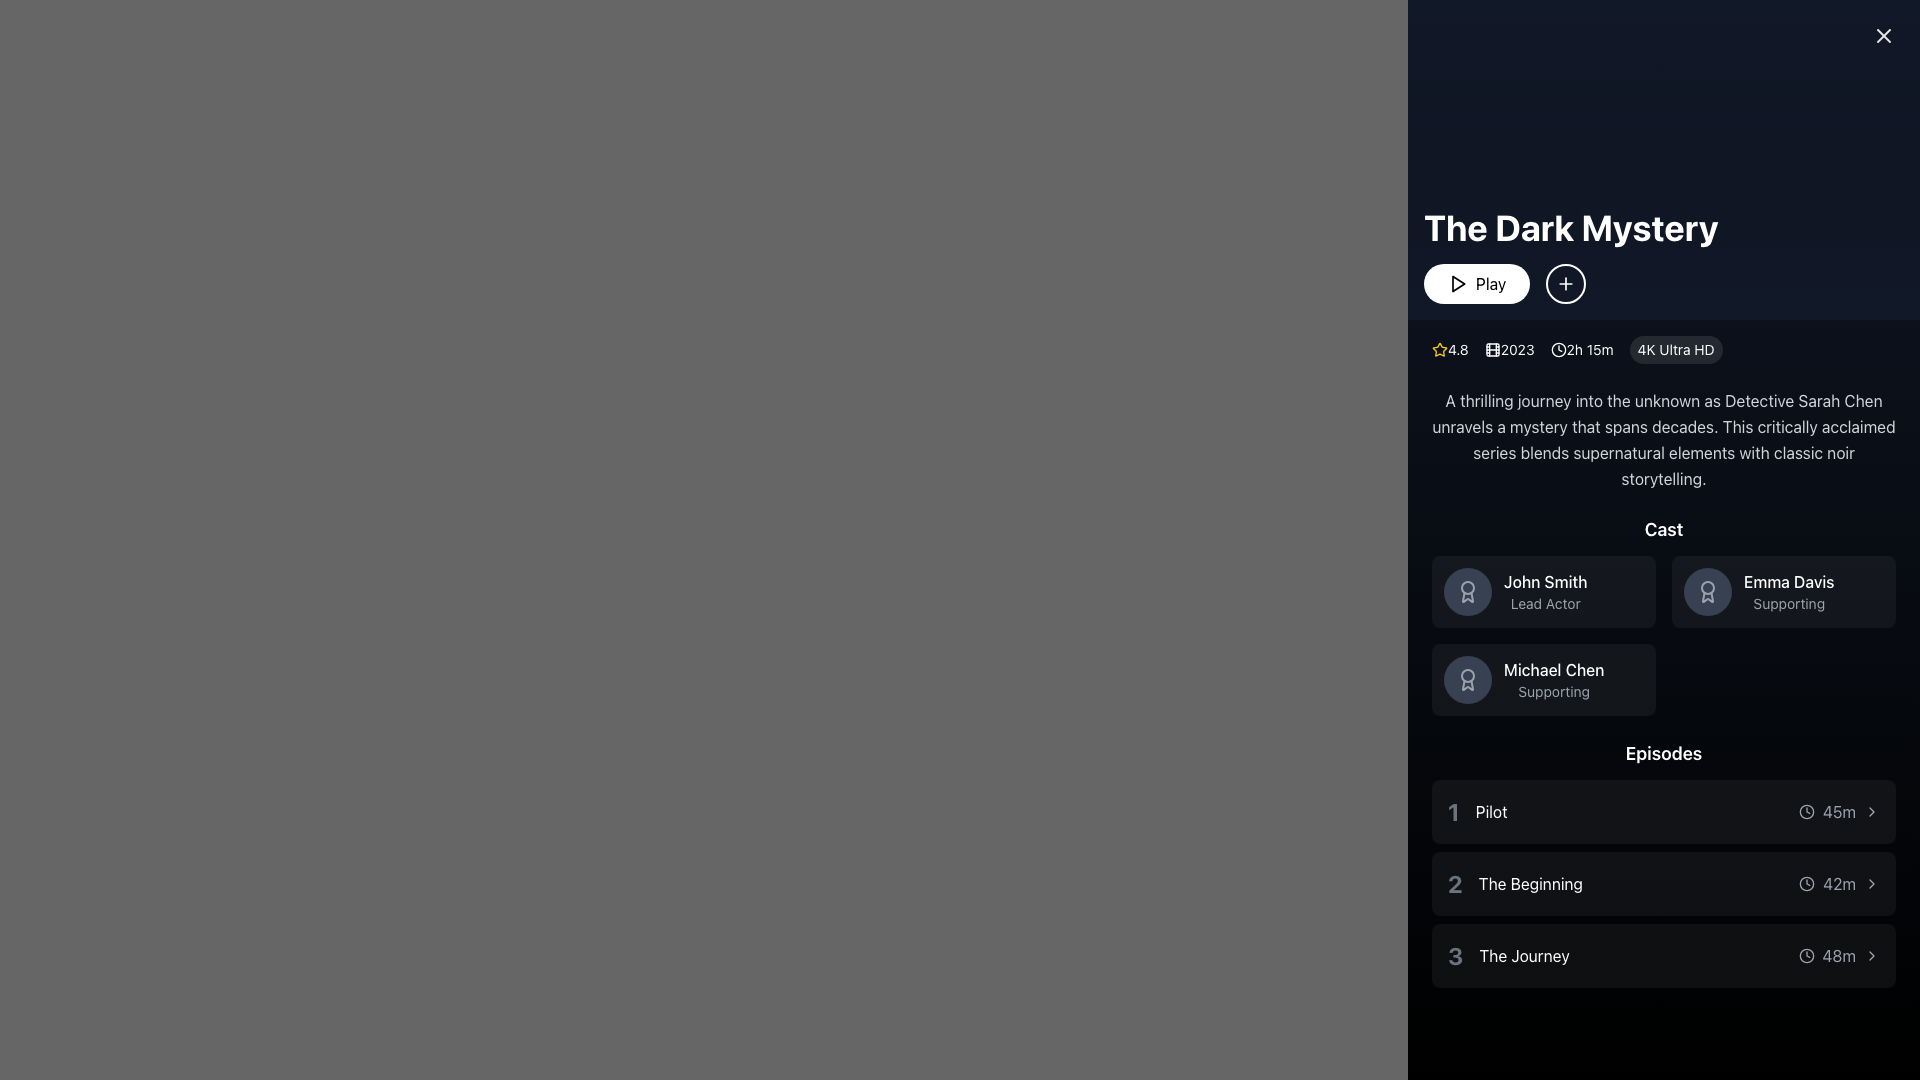 Image resolution: width=1920 pixels, height=1080 pixels. Describe the element at coordinates (1789, 590) in the screenshot. I see `the text label identifying the cast member 'Emma Davis' in the 'Cast' section of 'The Dark Mystery' interface, which is positioned below 'John Smith' and above 'Michael Chen'` at that location.